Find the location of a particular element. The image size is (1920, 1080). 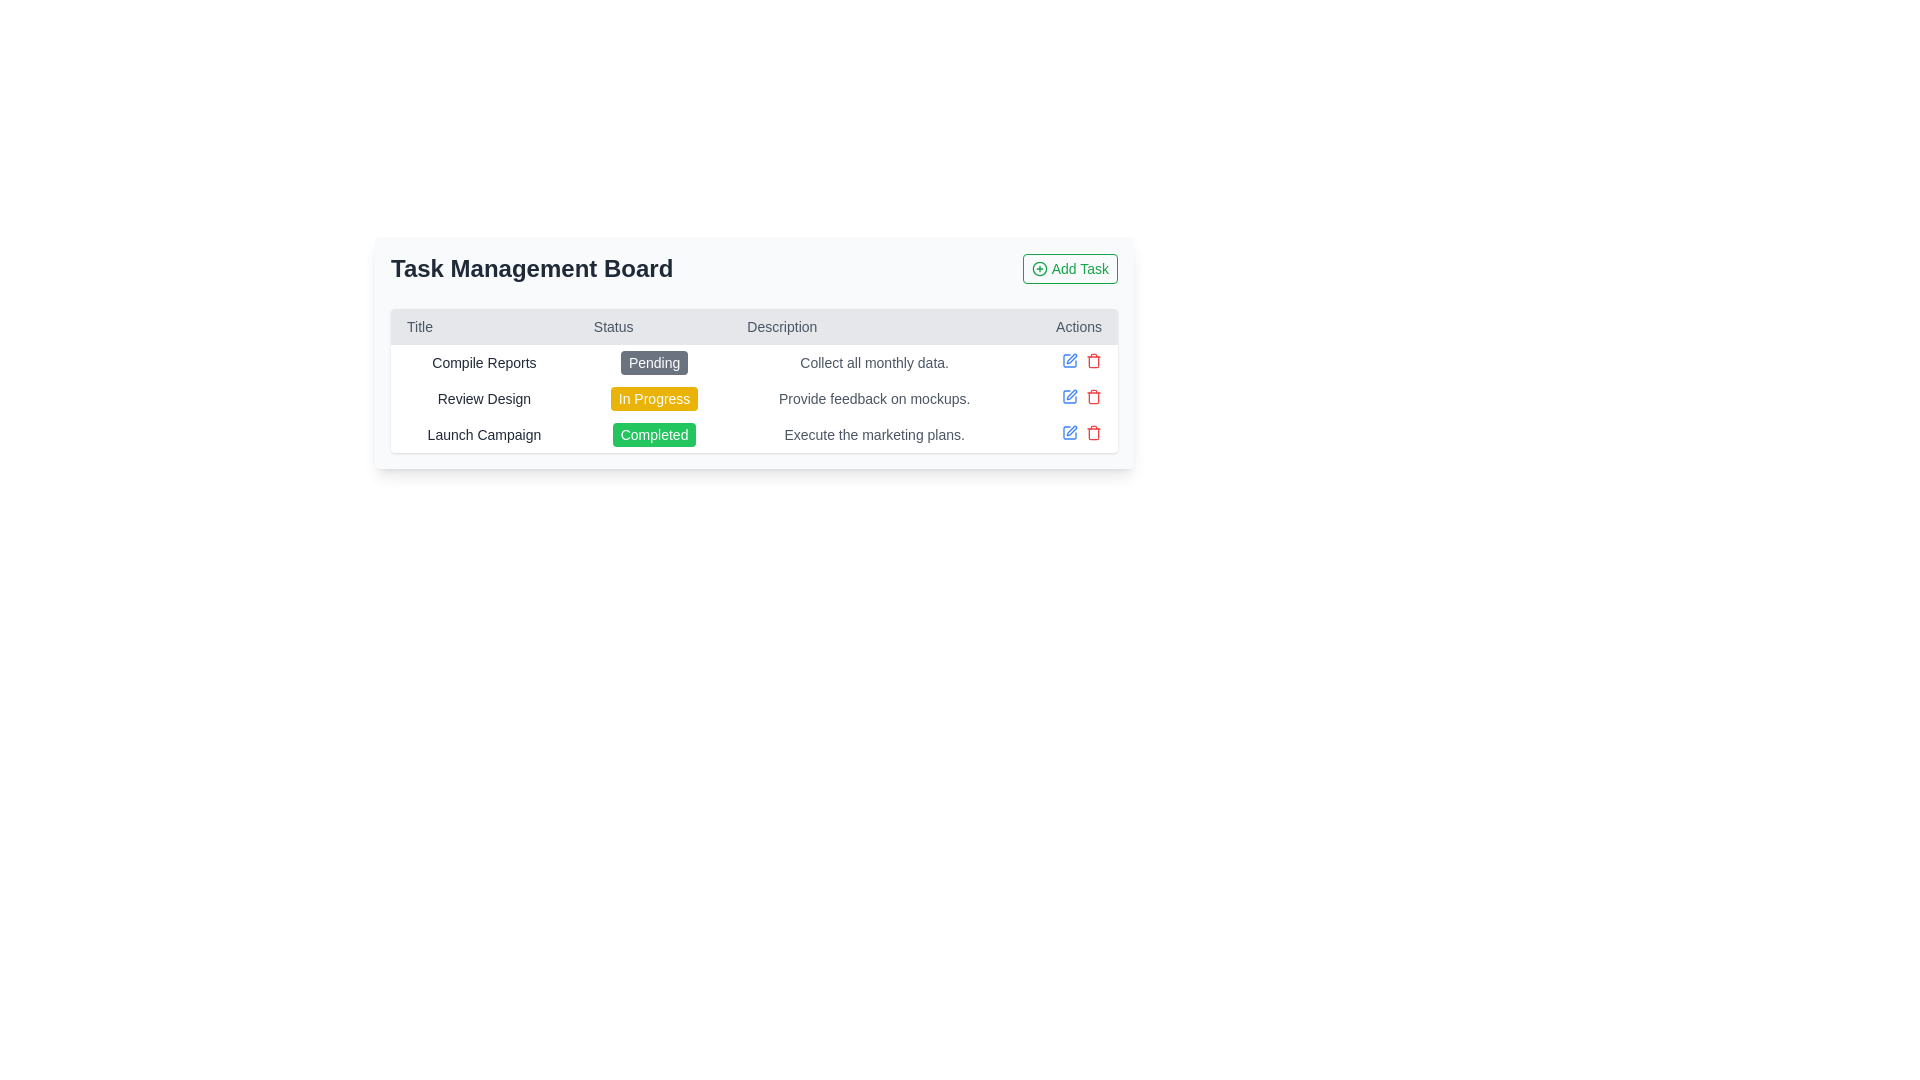

the static text element that describes the task 'Compile Reports', located in the 'Description' column of the first row in the task management board is located at coordinates (874, 362).